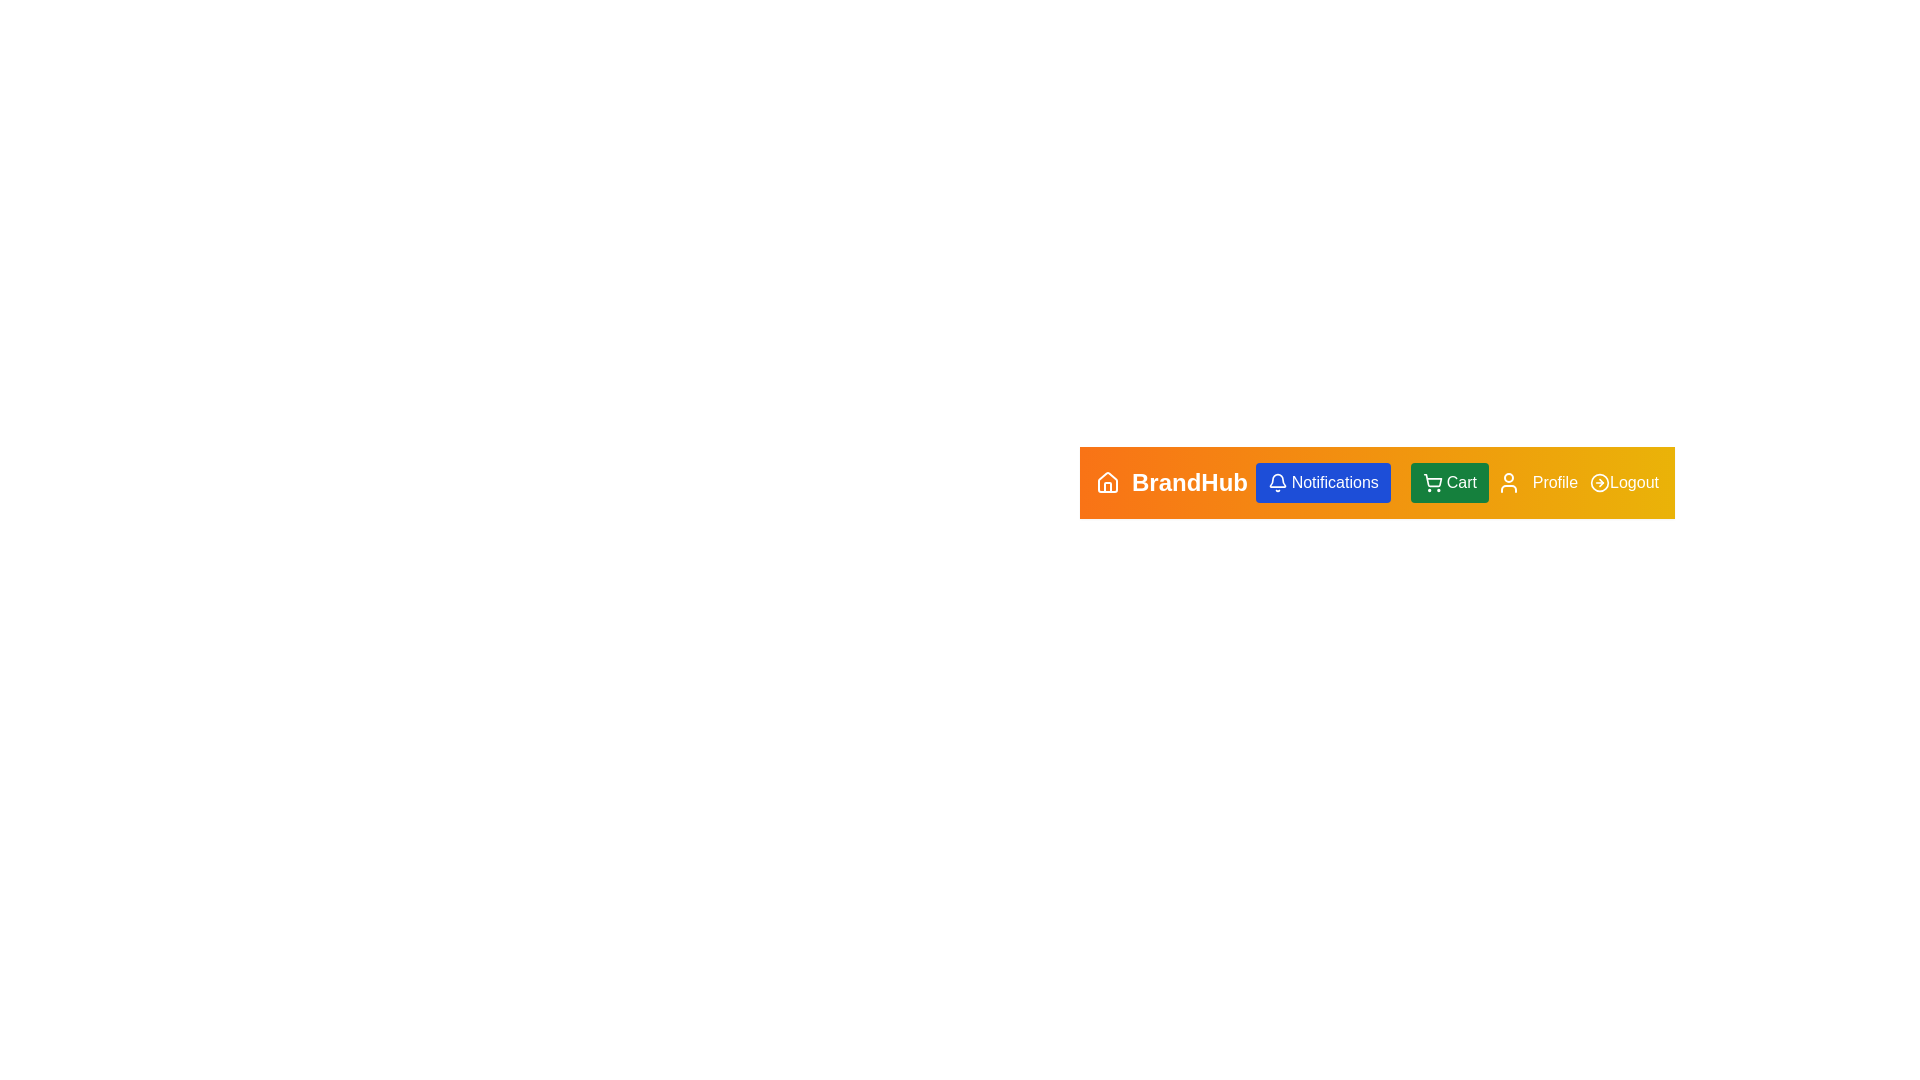 This screenshot has width=1920, height=1080. Describe the element at coordinates (1107, 482) in the screenshot. I see `the home icon to navigate to the home page` at that location.